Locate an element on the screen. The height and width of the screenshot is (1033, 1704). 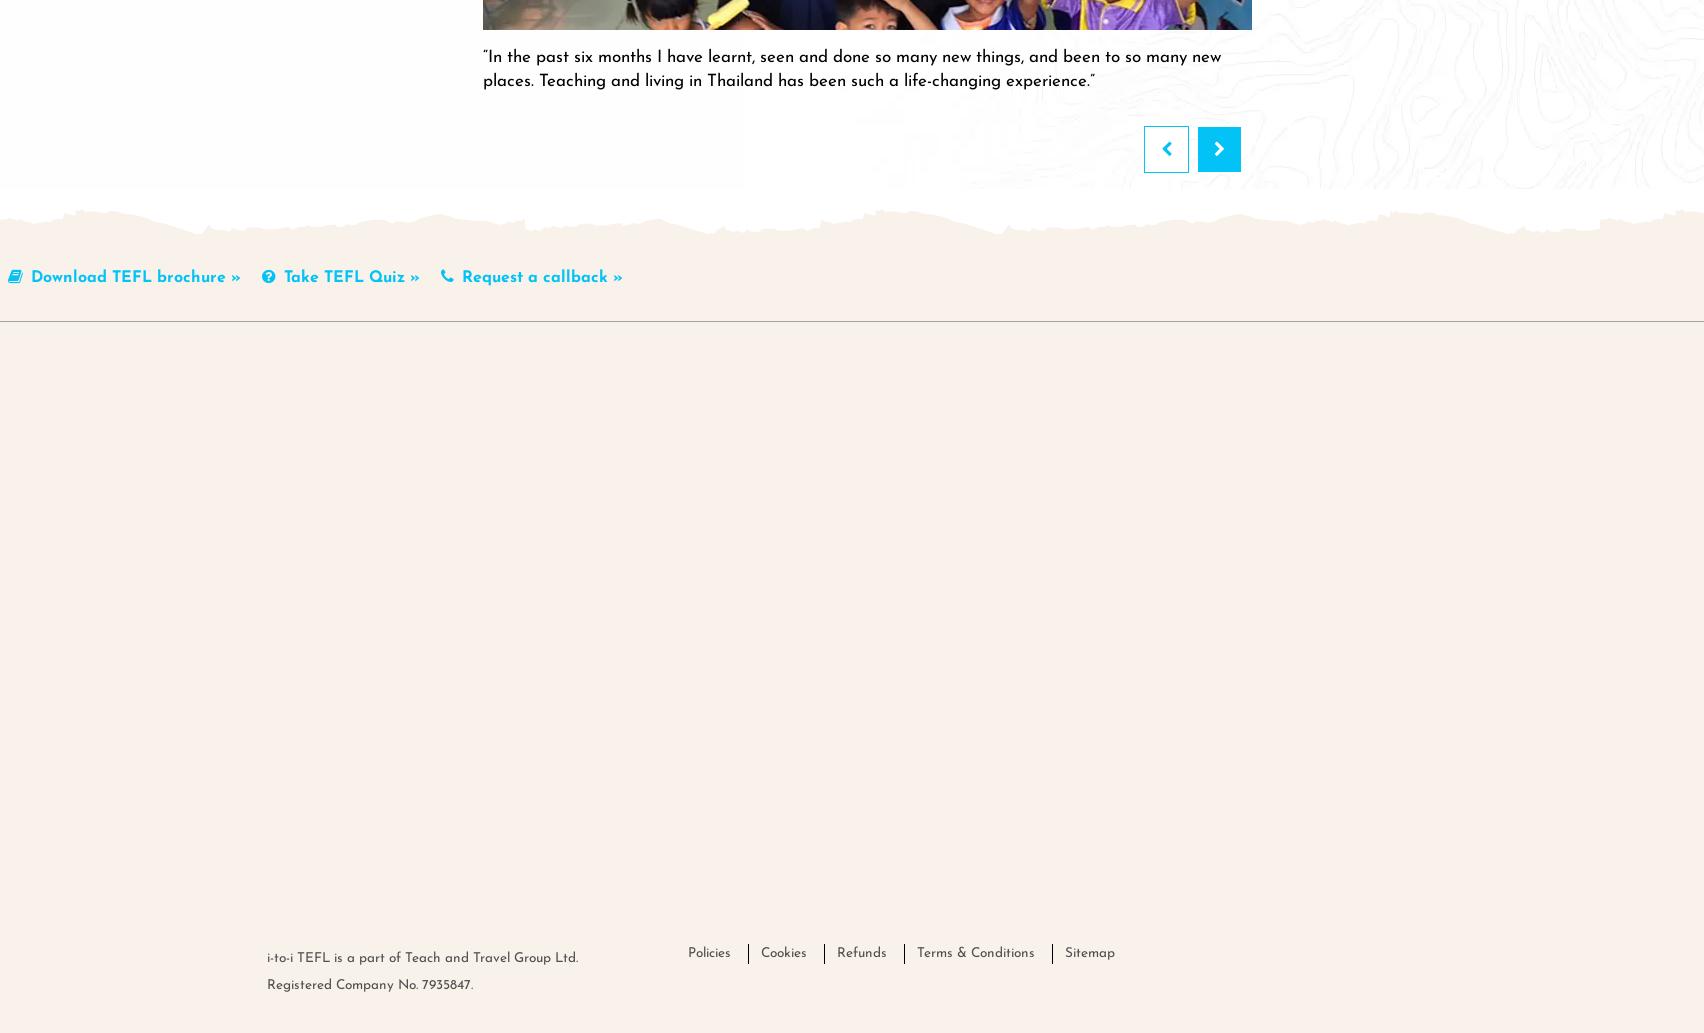
'About' is located at coordinates (1061, 349).